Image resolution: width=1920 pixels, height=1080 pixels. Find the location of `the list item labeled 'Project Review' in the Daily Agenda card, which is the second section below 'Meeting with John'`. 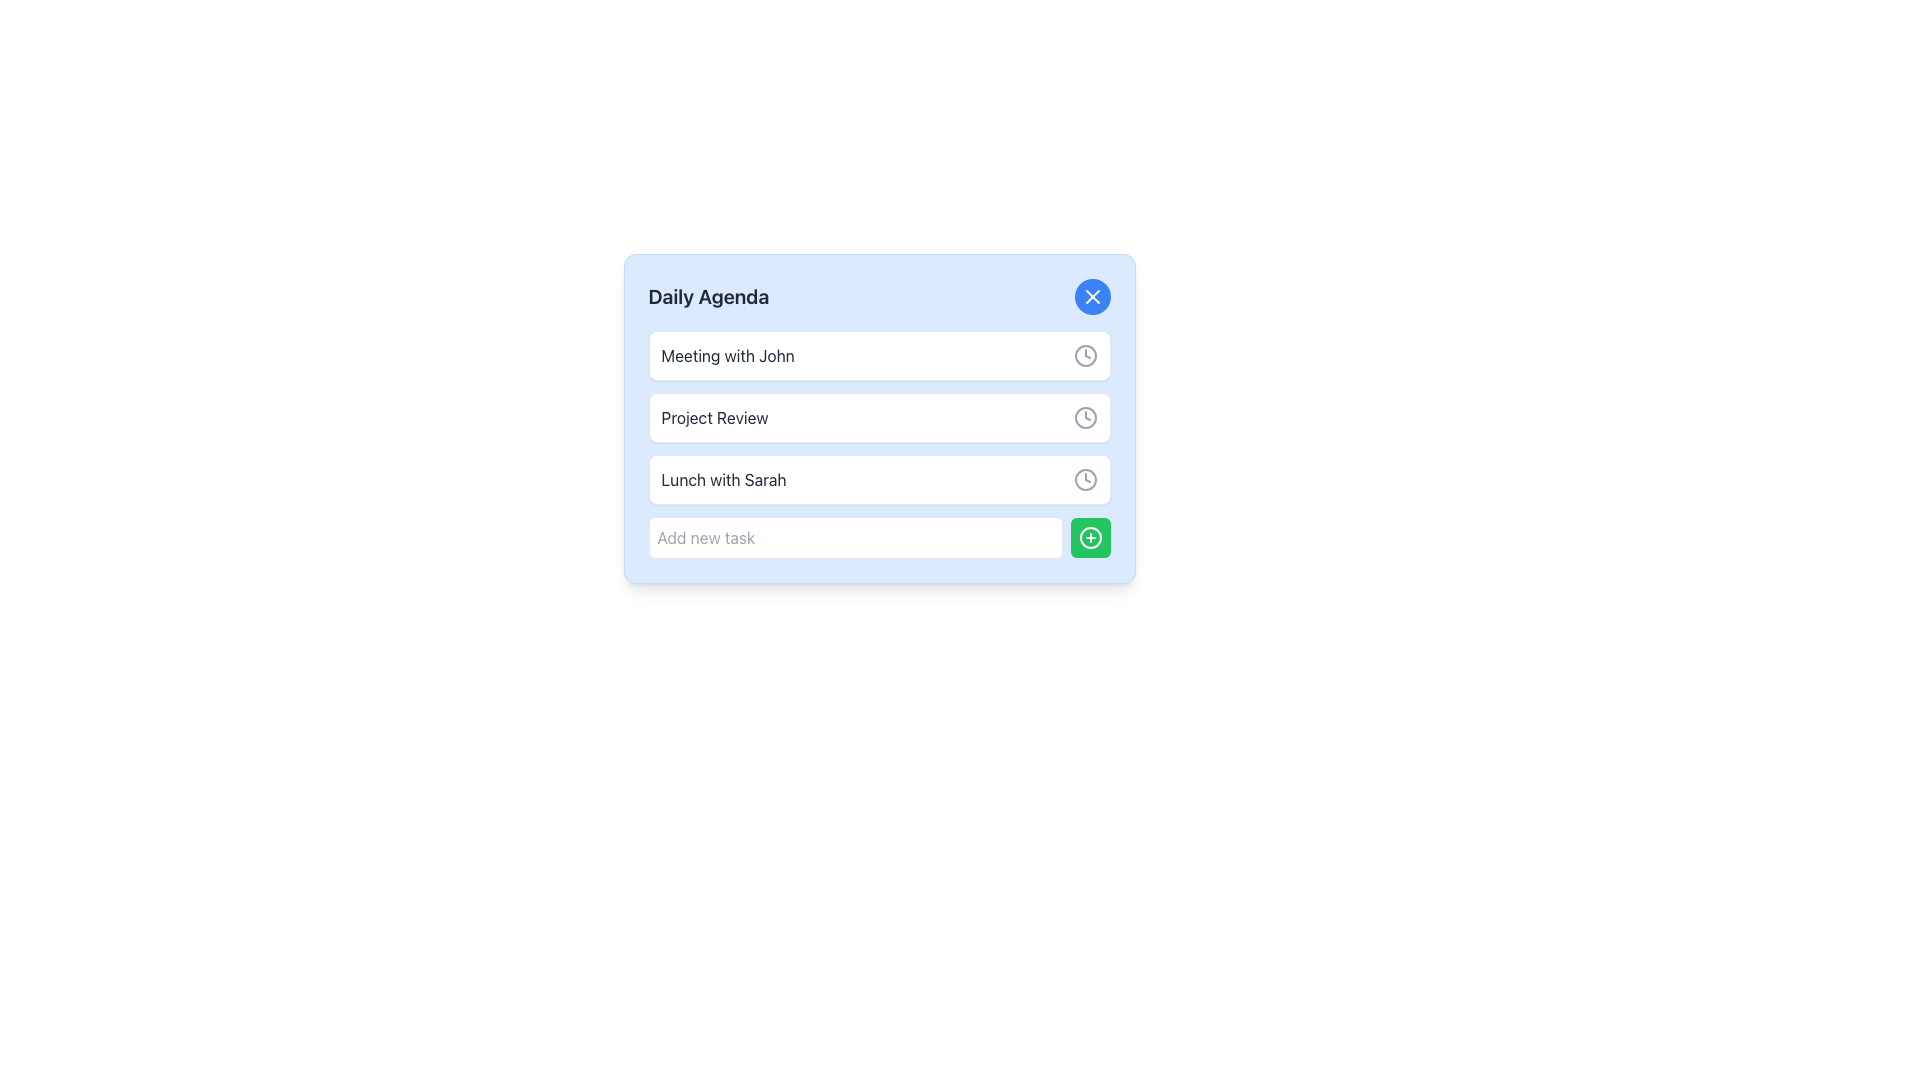

the list item labeled 'Project Review' in the Daily Agenda card, which is the second section below 'Meeting with John' is located at coordinates (879, 443).